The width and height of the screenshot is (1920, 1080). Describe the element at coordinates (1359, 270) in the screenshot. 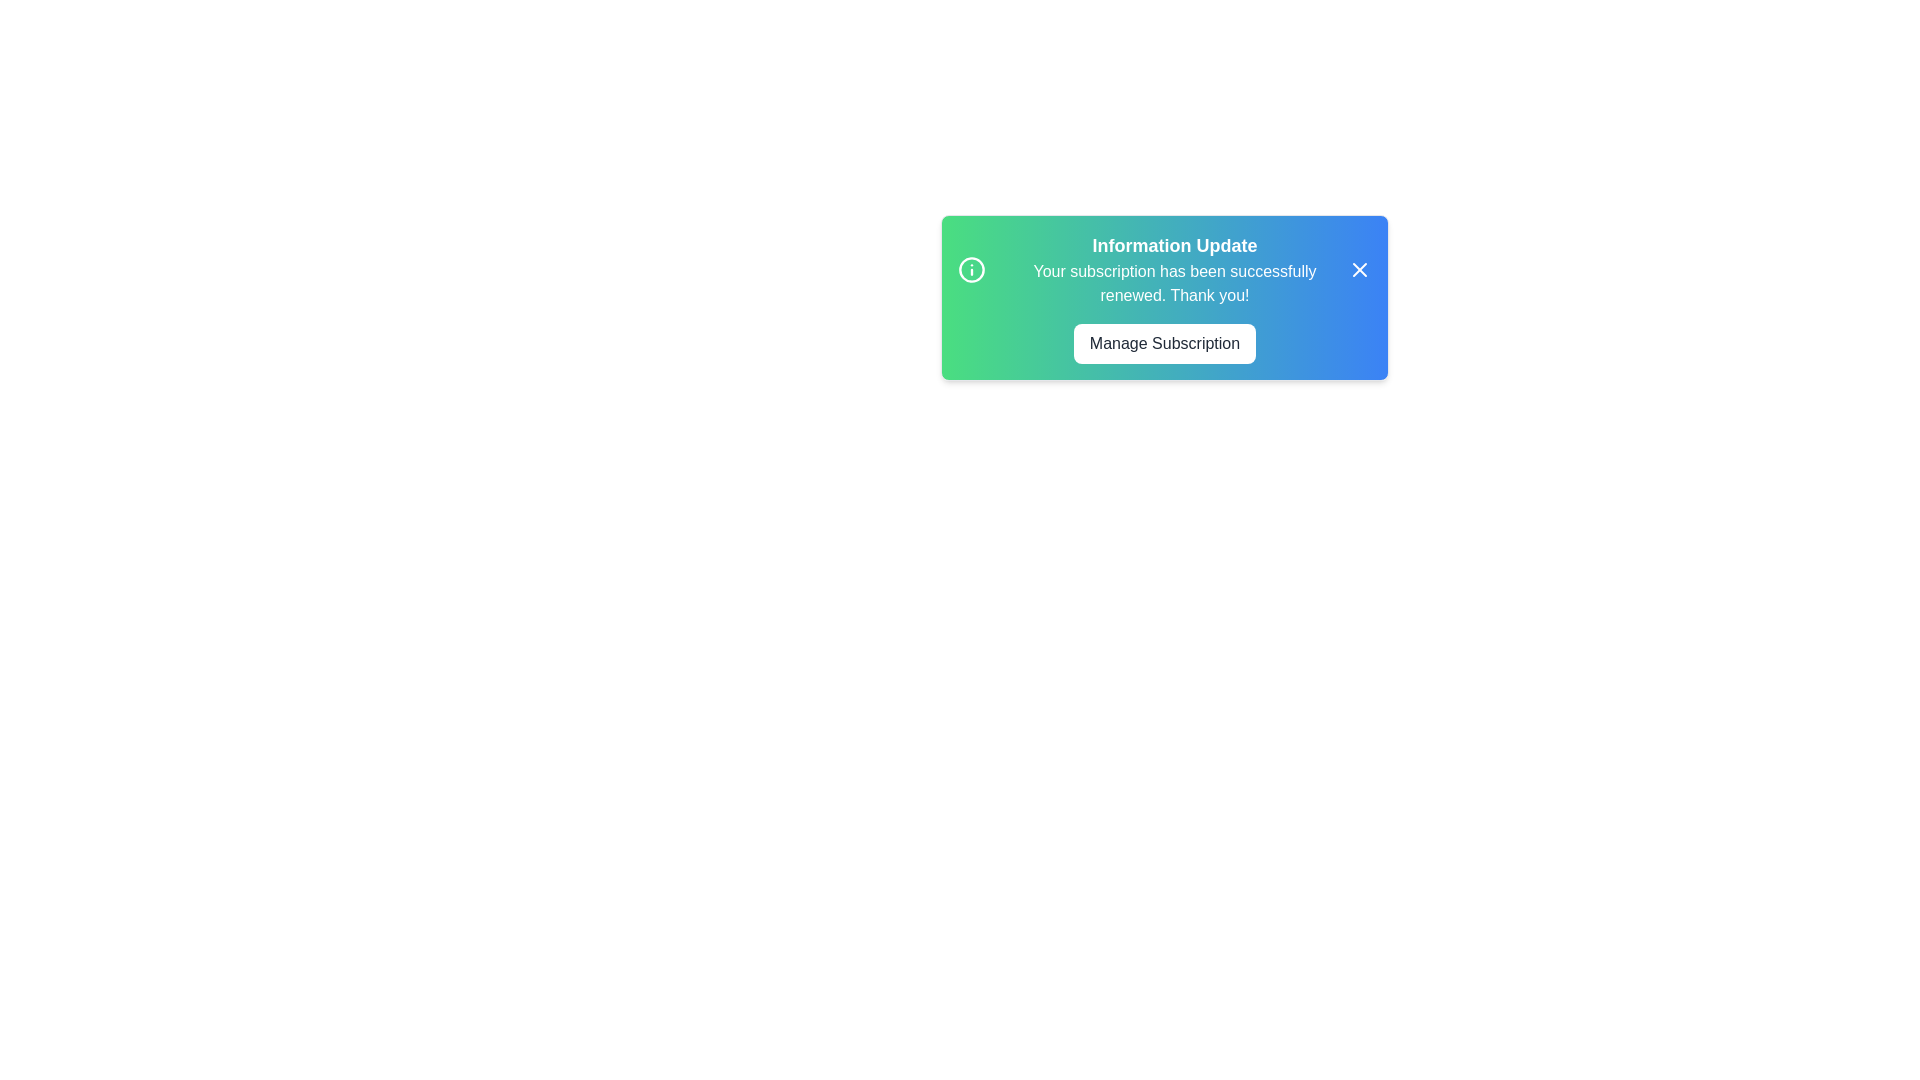

I see `the 'Close' button to observe its hover effect` at that location.